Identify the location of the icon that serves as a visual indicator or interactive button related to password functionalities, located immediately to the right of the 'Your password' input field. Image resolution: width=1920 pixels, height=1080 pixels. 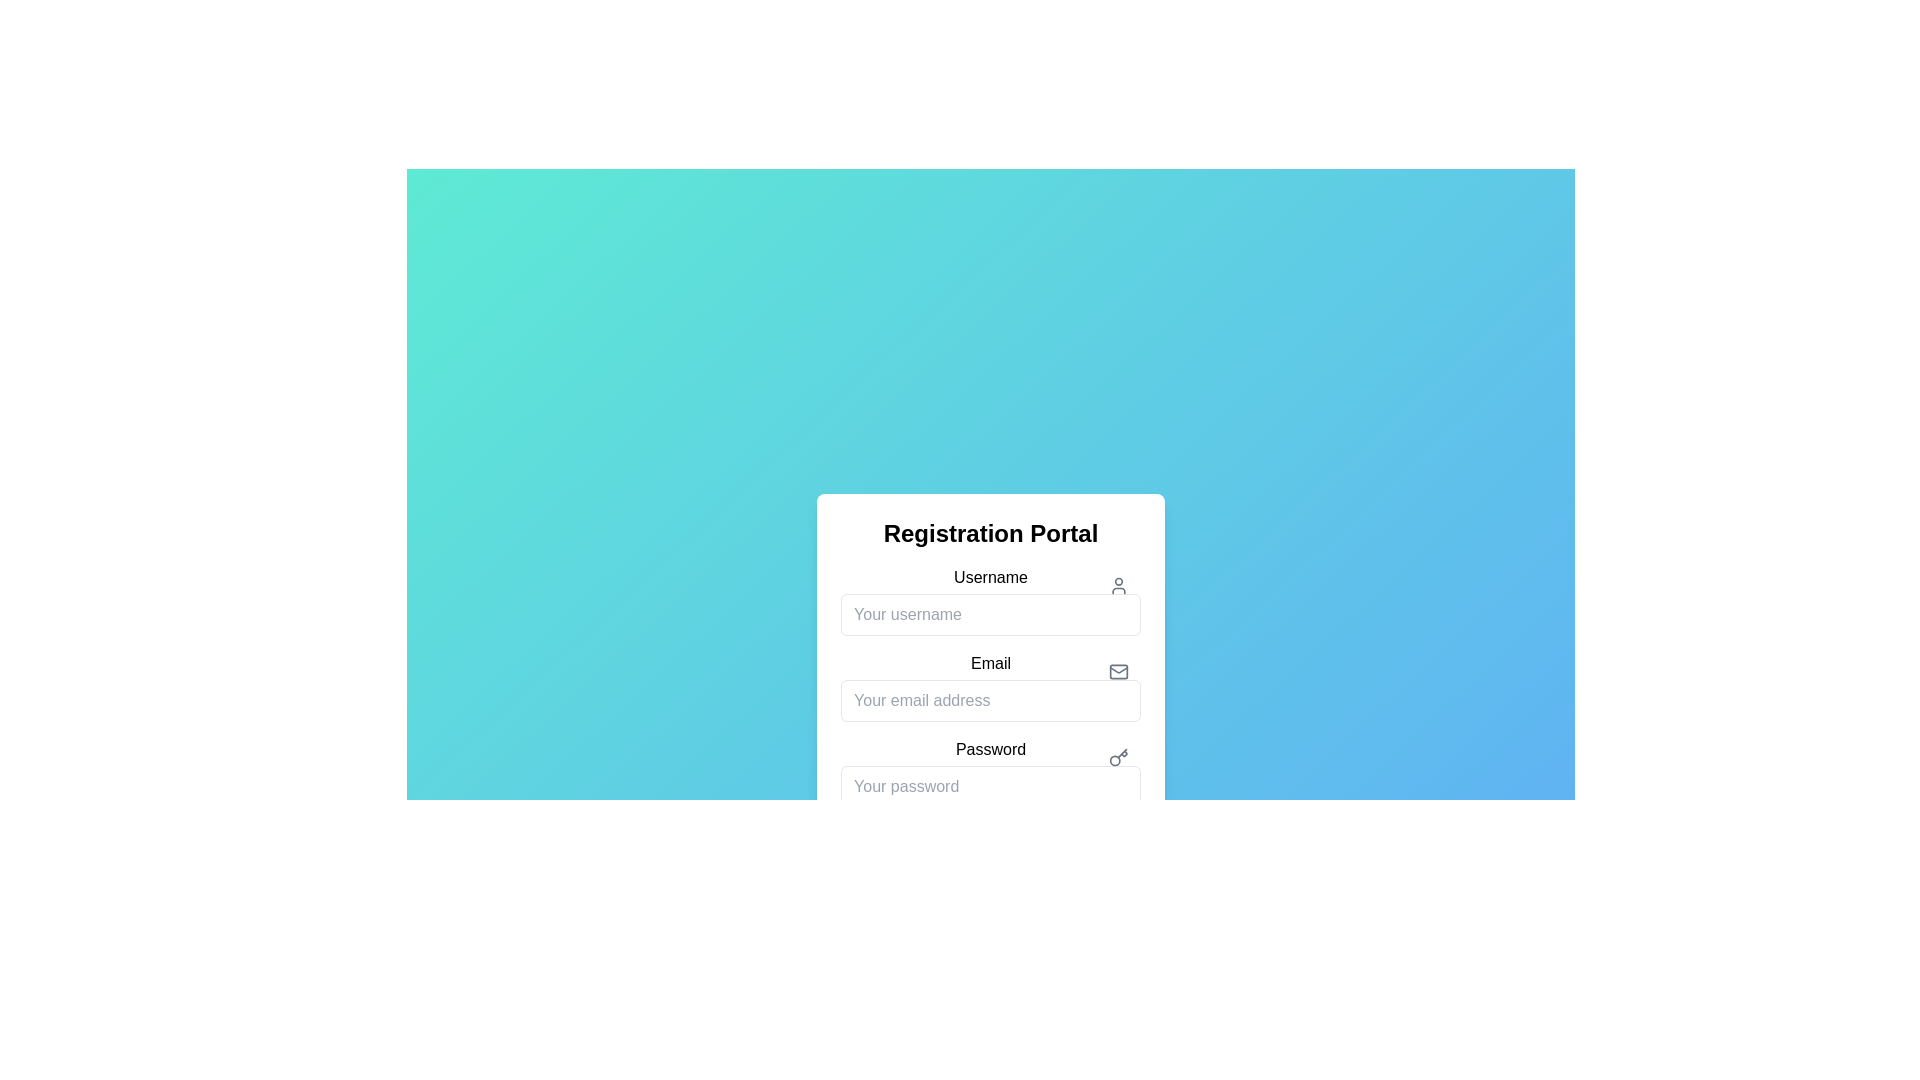
(1117, 758).